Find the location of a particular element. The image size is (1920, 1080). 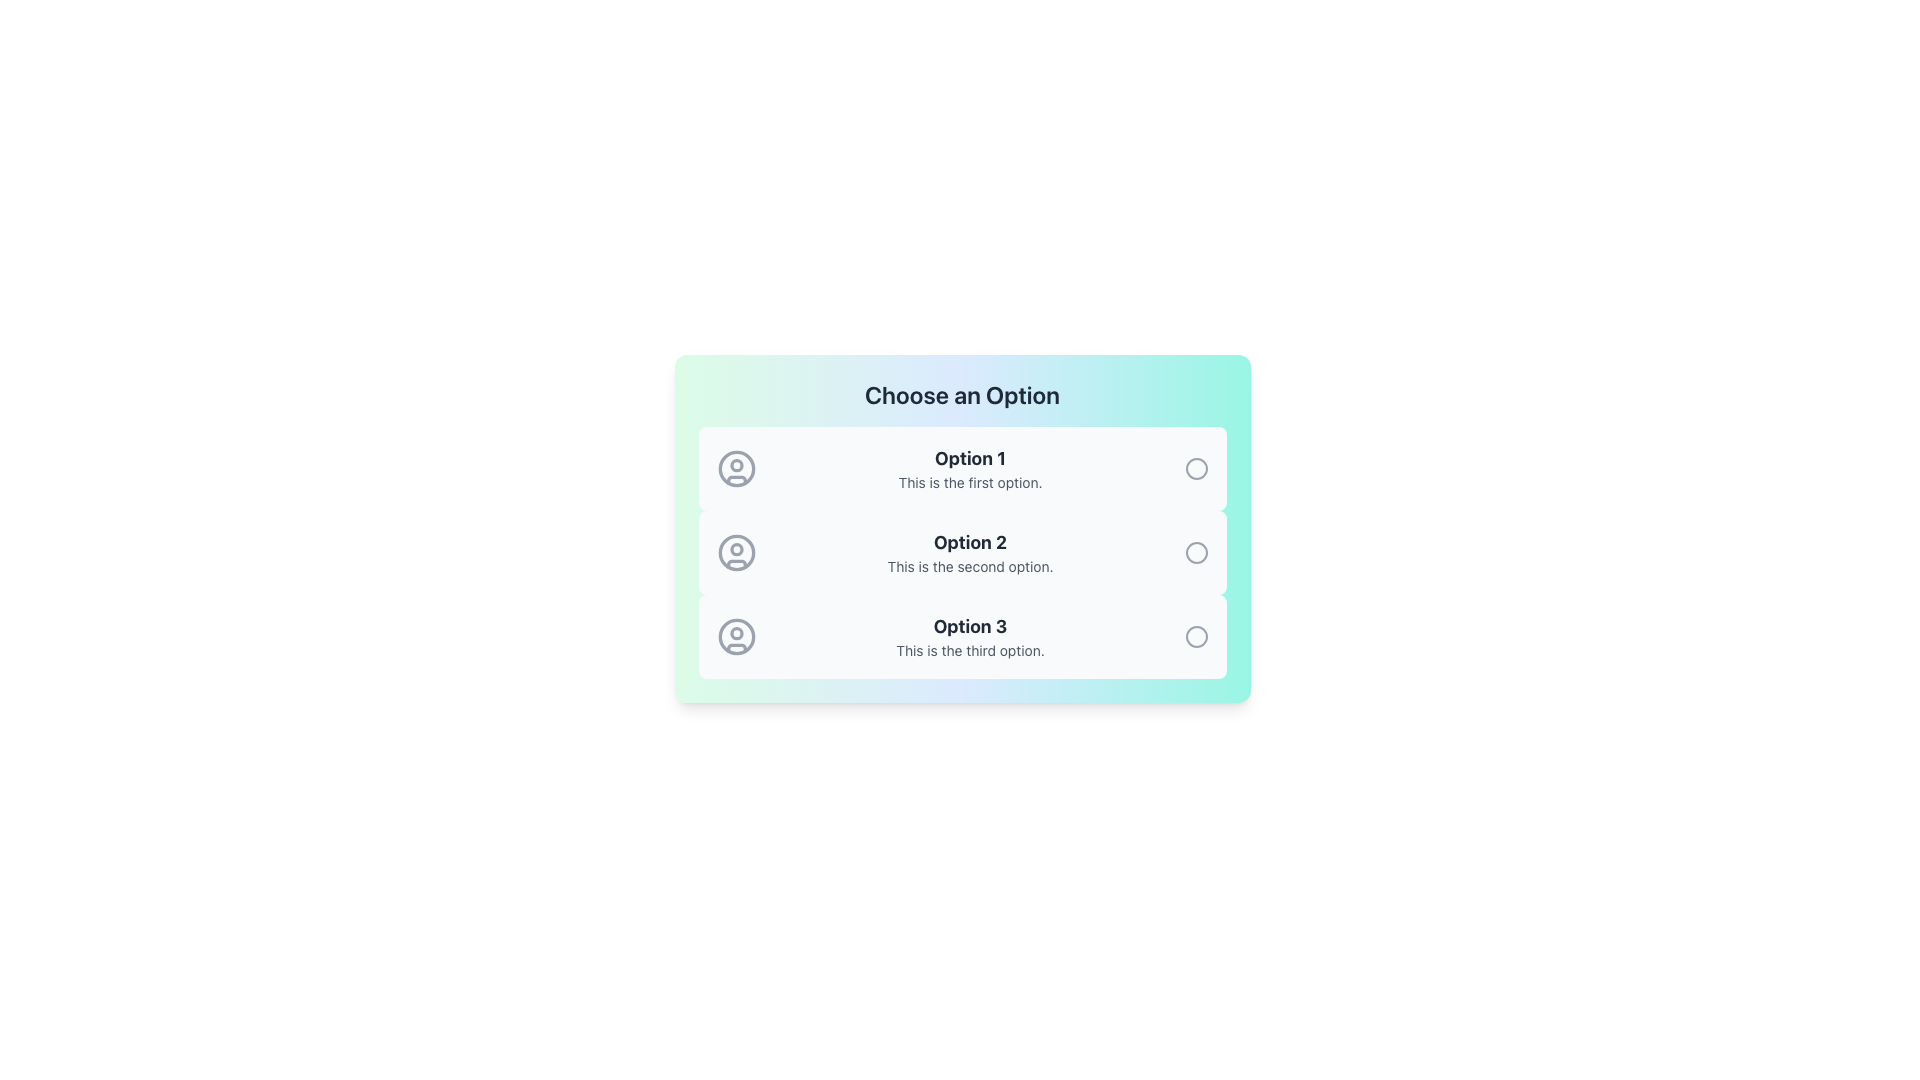

the text label displaying a selectable option in the list, positioned beneath 'Choose an Option' and above 'Option 2' is located at coordinates (970, 469).